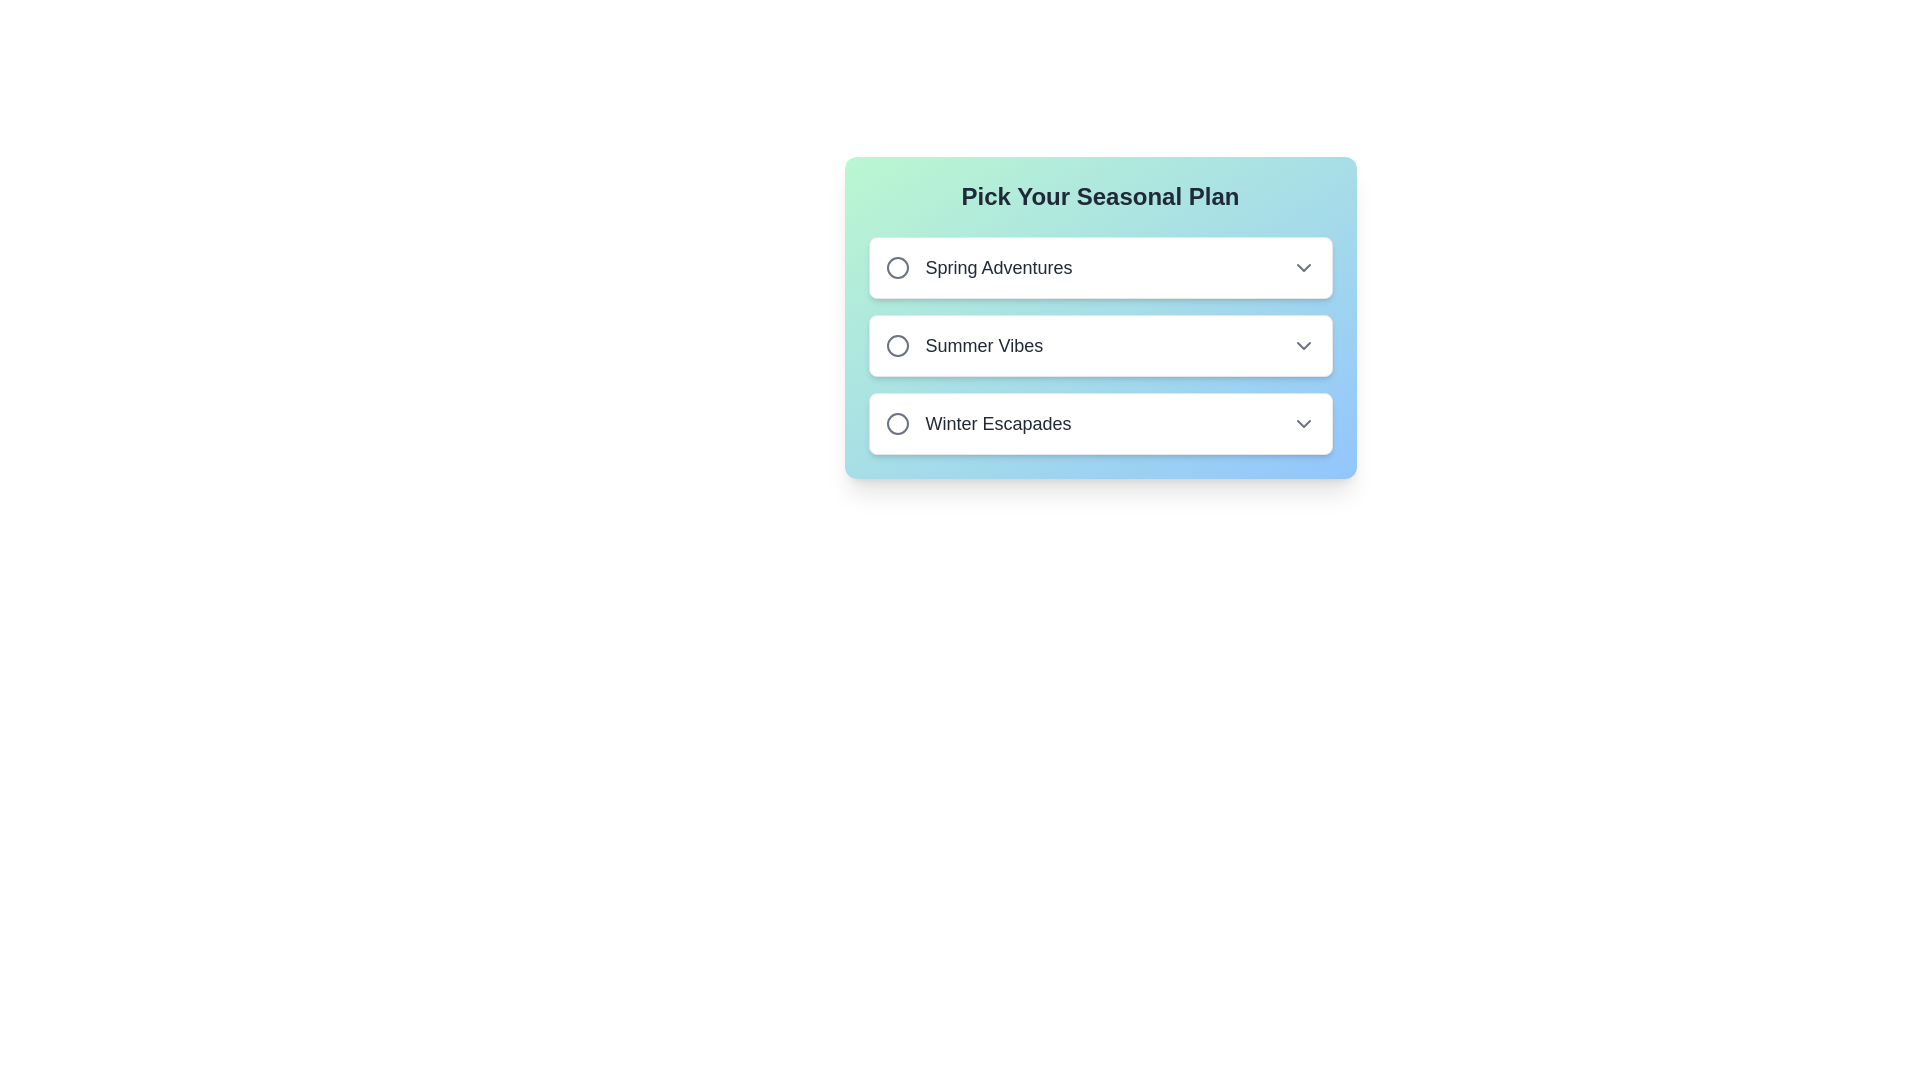  Describe the element at coordinates (896, 423) in the screenshot. I see `the circular radio button indicator adjacent to the label 'Winter Escapades', which is the third option in the vertical list` at that location.